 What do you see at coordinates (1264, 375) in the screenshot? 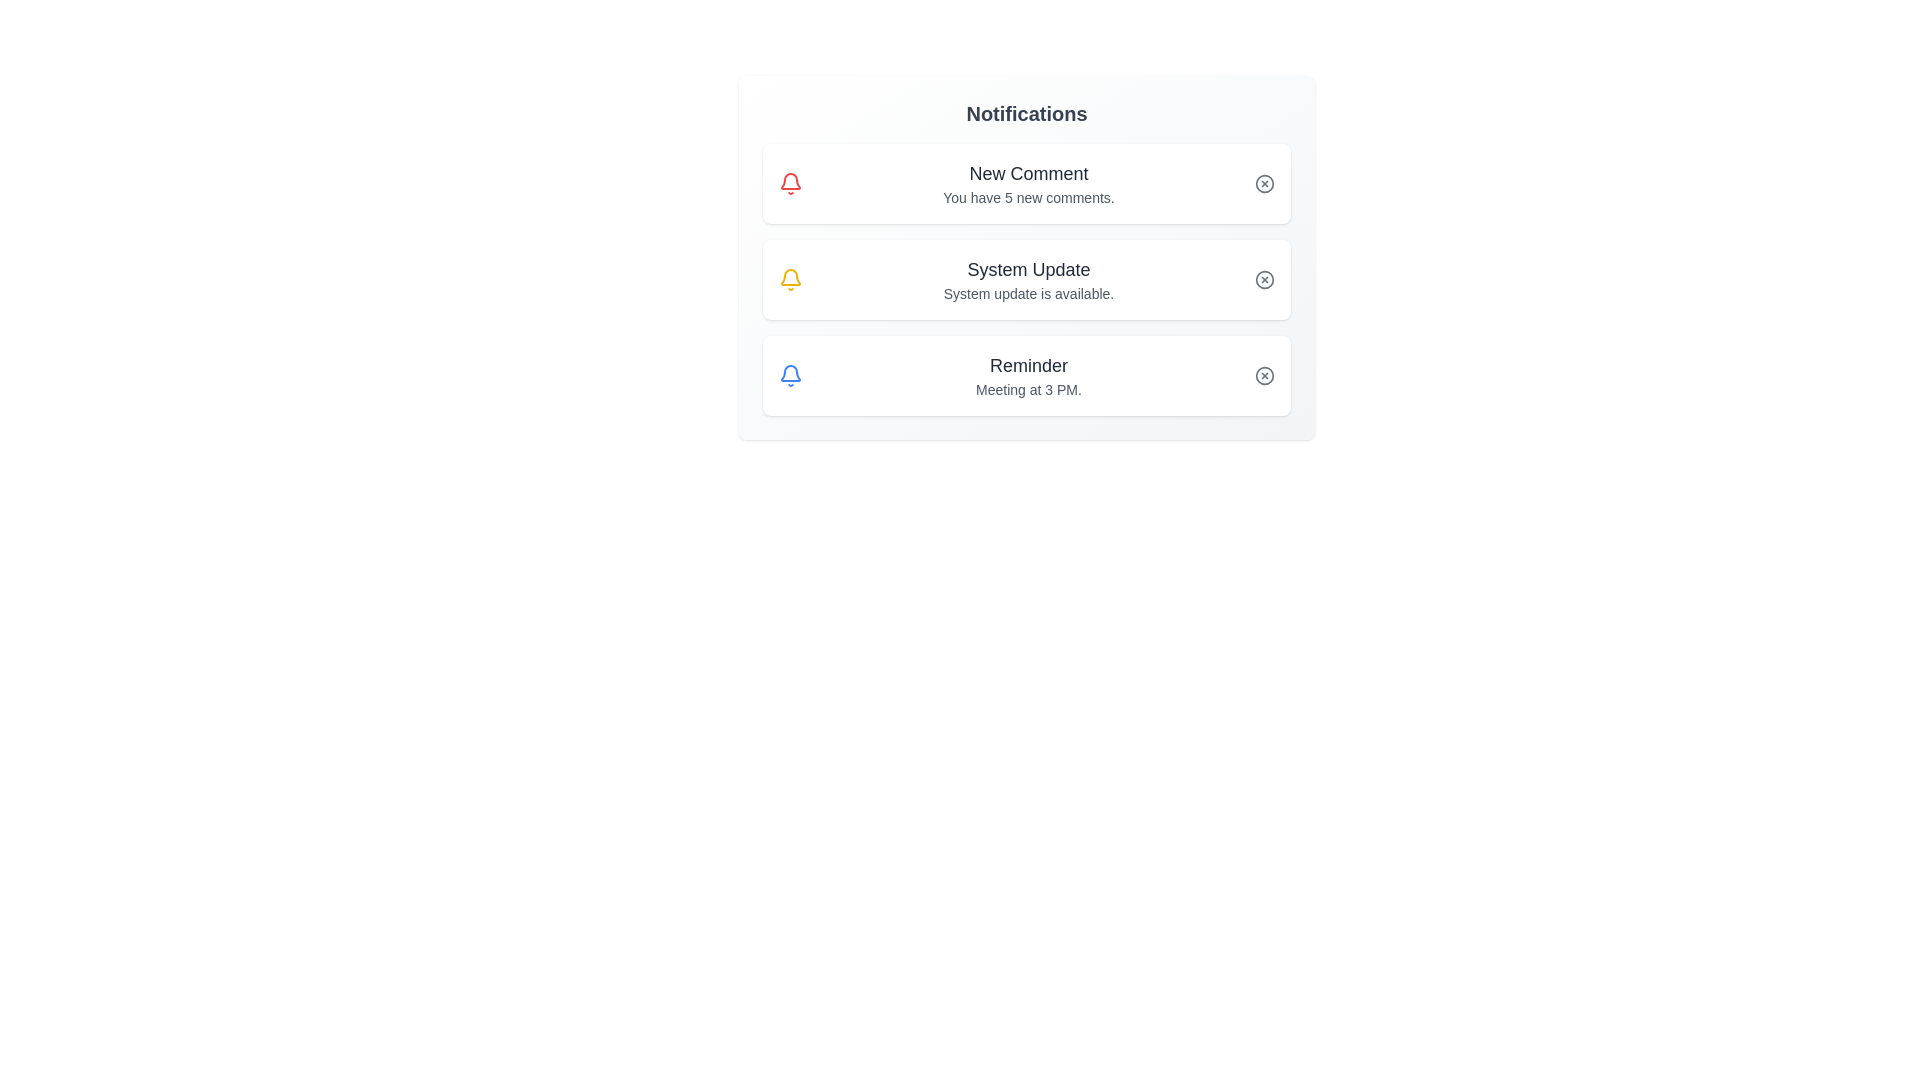
I see `the circular element representing the dismiss action within the notification action component, located in the third row of the notification list` at bounding box center [1264, 375].